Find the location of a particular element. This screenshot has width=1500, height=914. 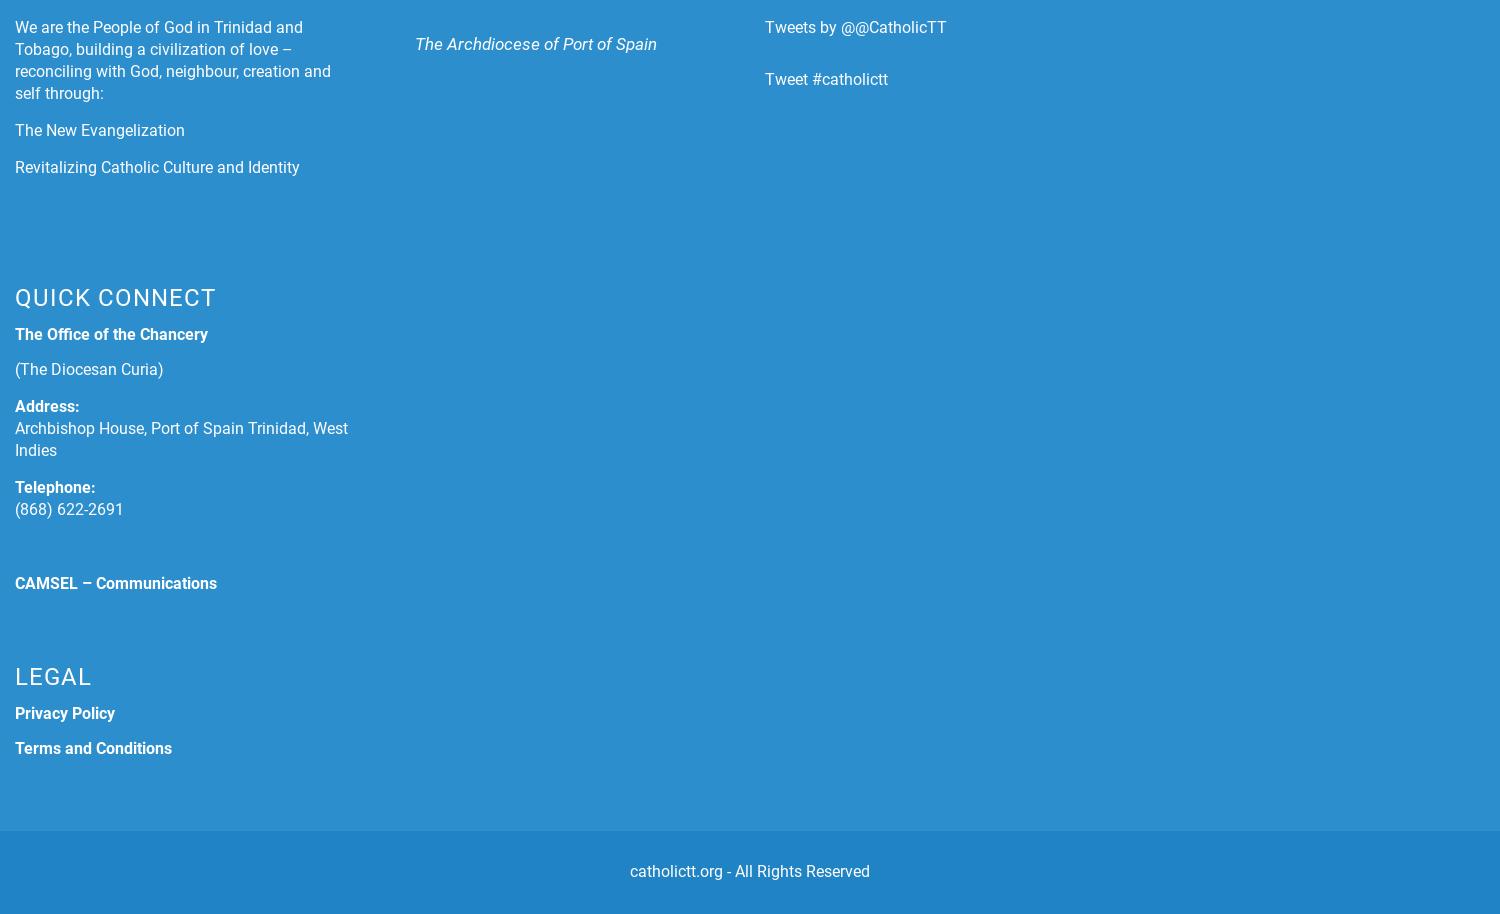

'Terms and Conditions' is located at coordinates (92, 748).